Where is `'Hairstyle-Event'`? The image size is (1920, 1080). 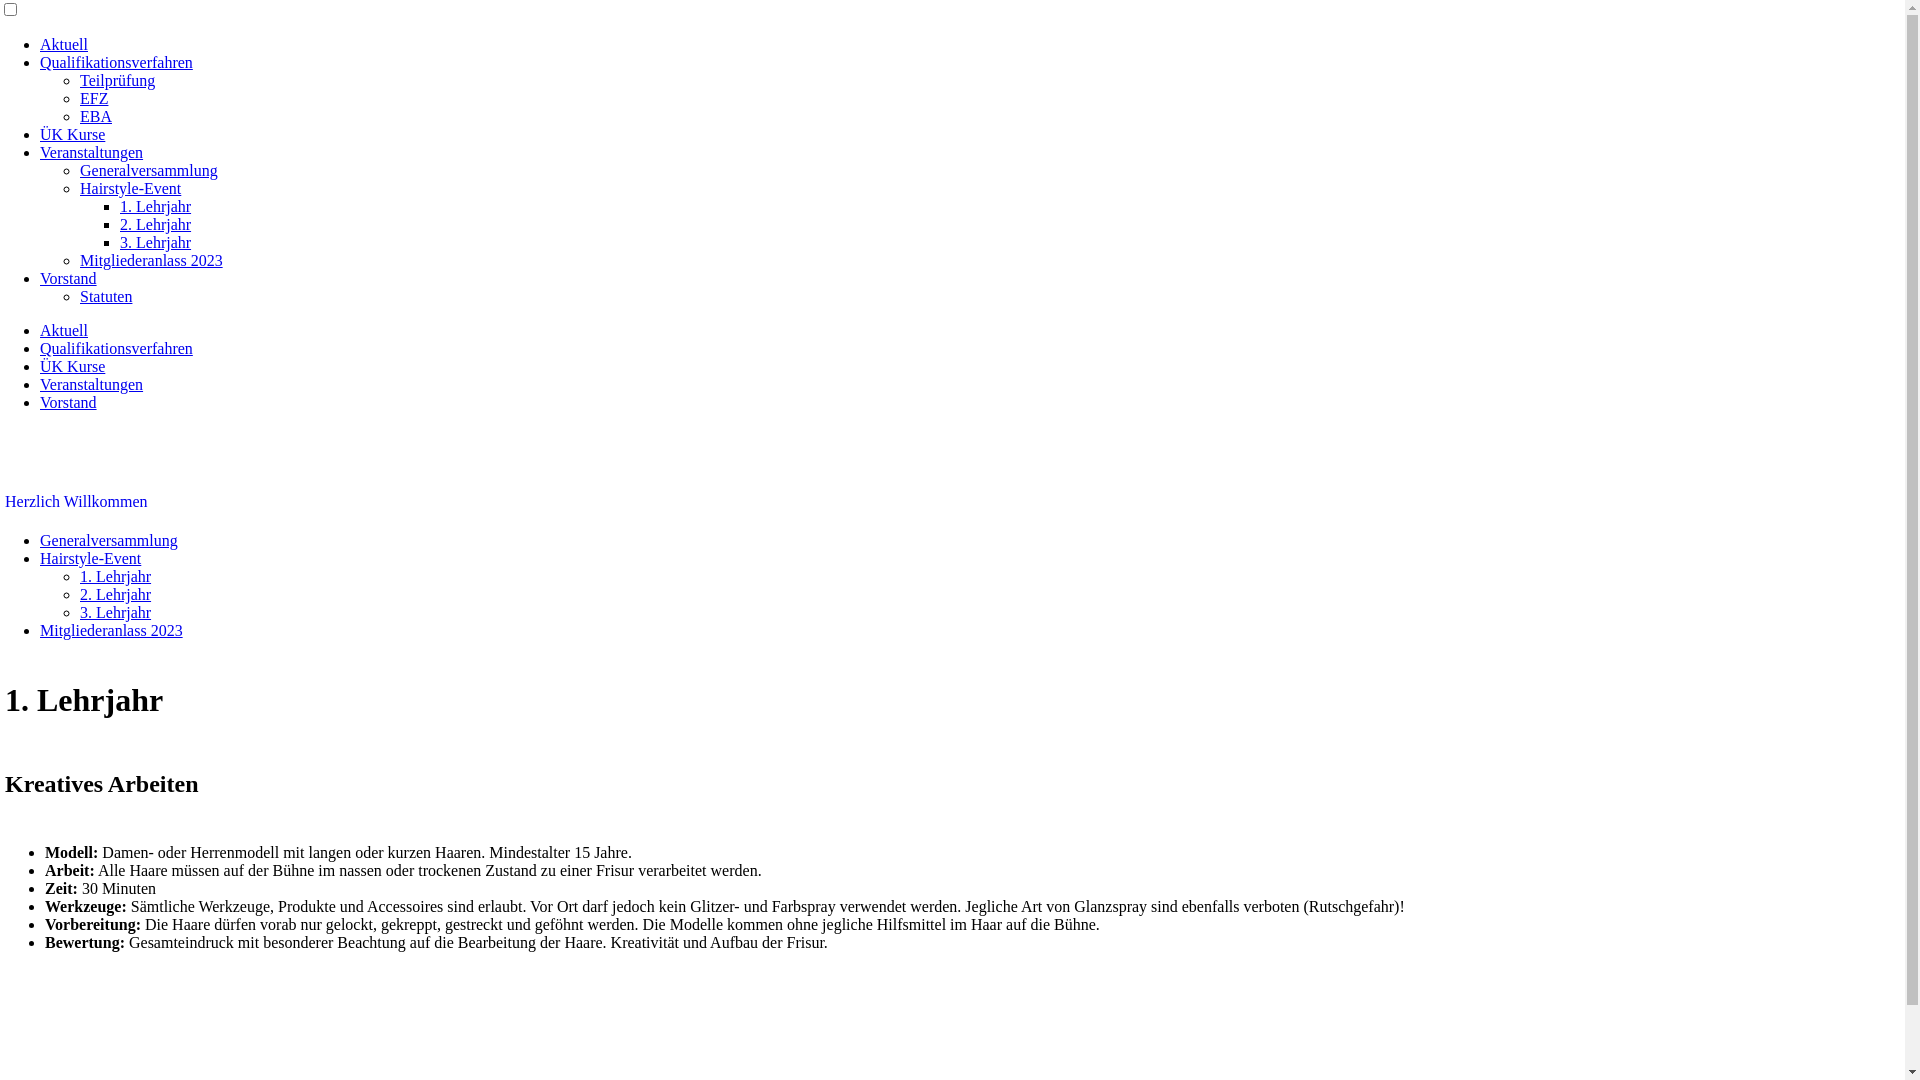
'Hairstyle-Event' is located at coordinates (89, 558).